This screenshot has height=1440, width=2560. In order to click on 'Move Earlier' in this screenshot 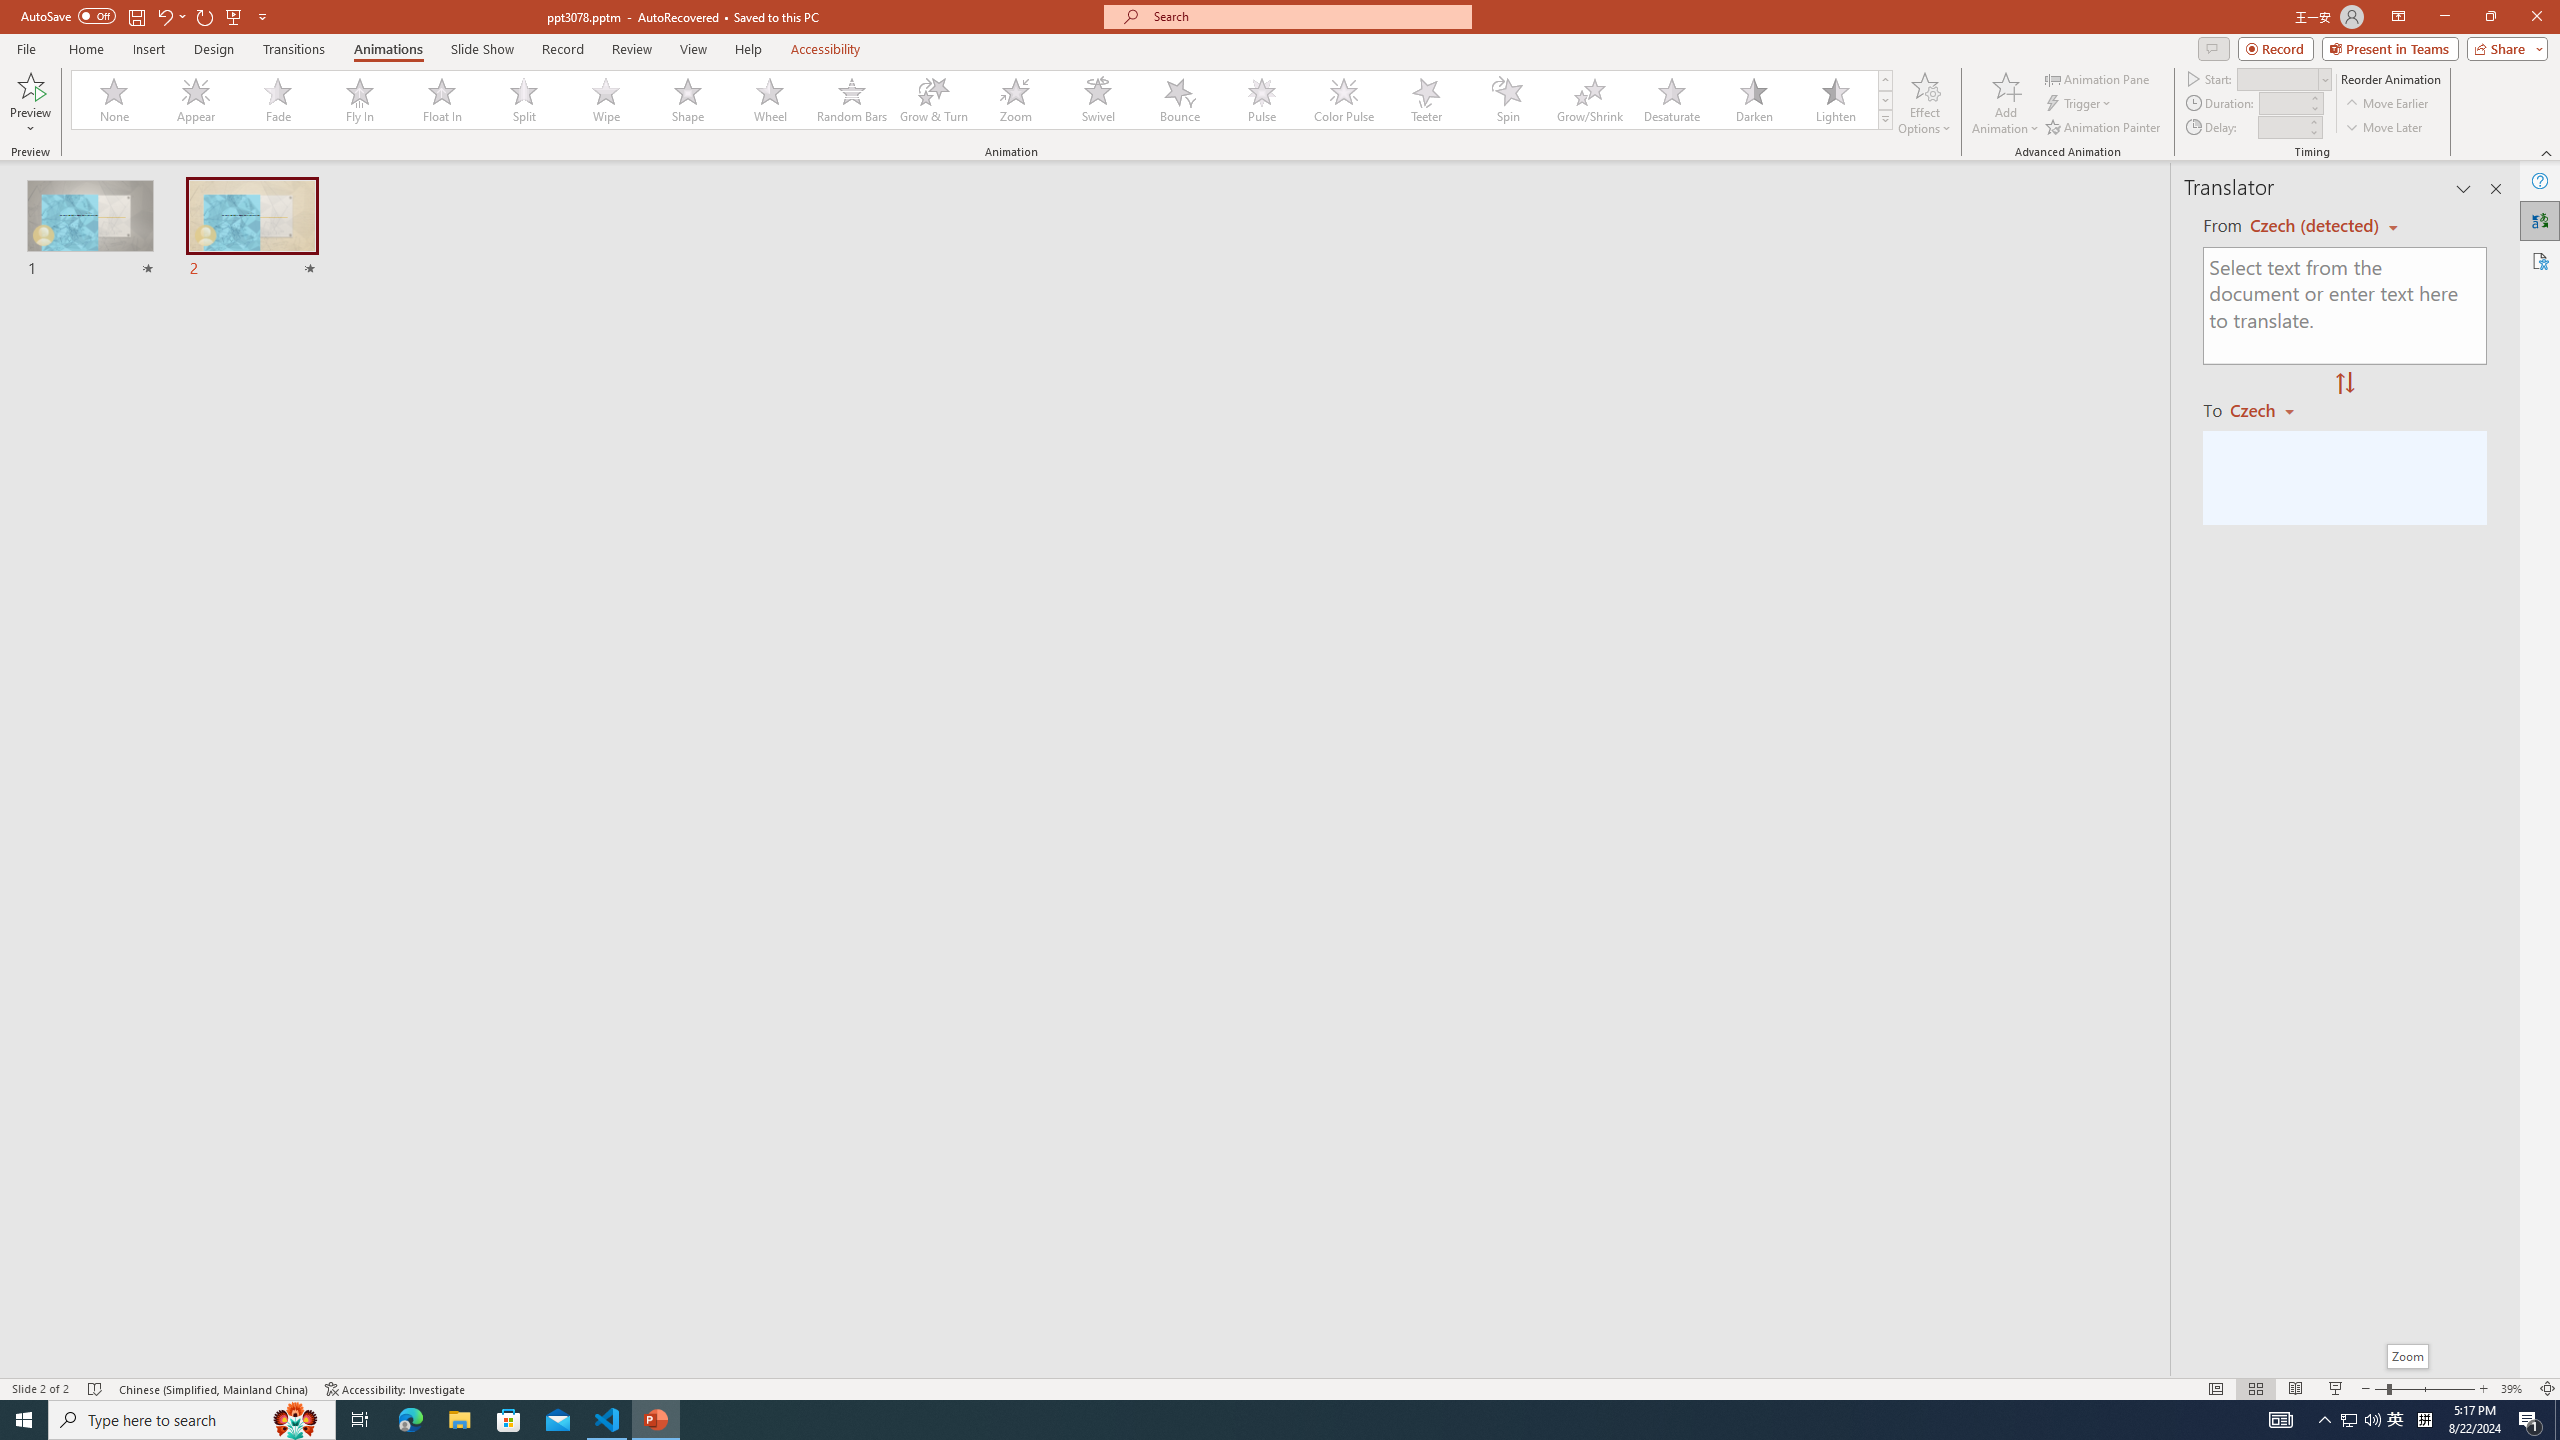, I will do `click(2386, 103)`.